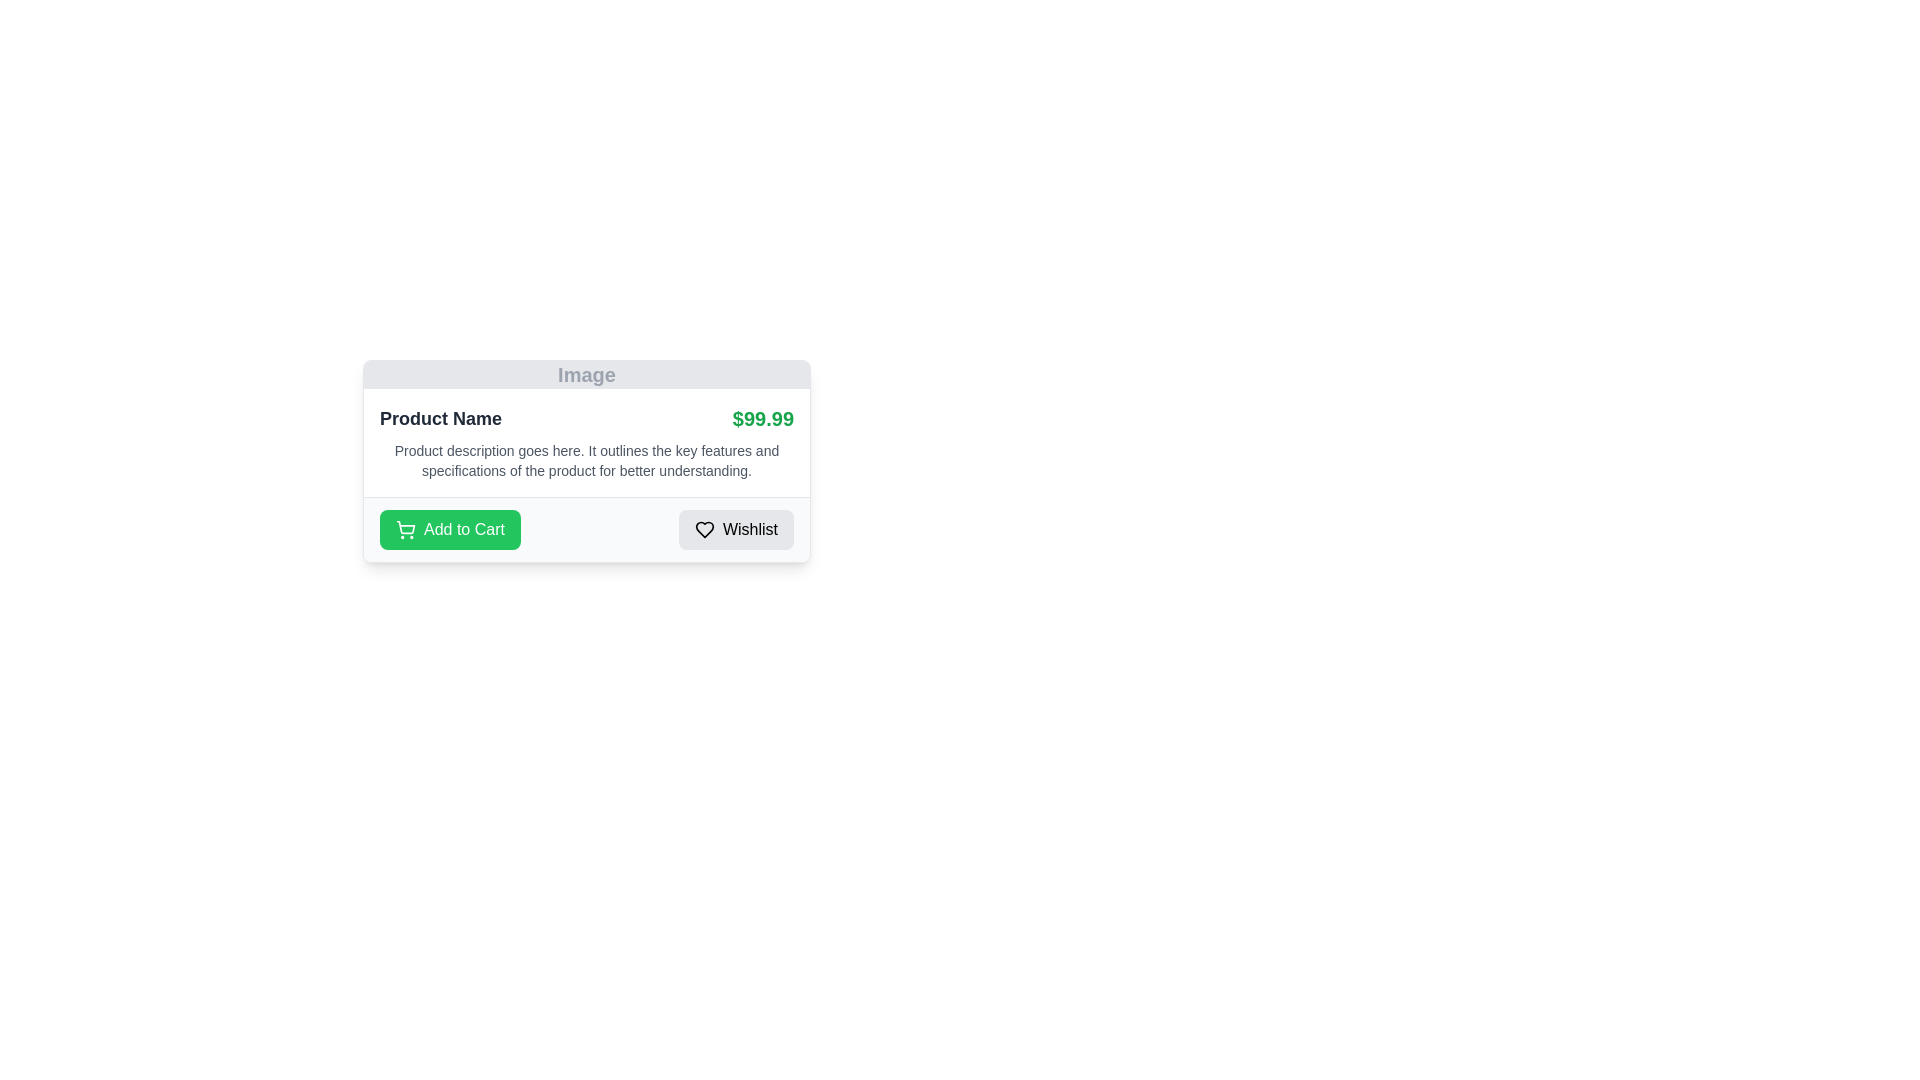 The image size is (1920, 1080). What do you see at coordinates (704, 528) in the screenshot?
I see `the heart-shaped icon with a minimalistic outline design, located to the left of the text within the 'Wishlist' button` at bounding box center [704, 528].